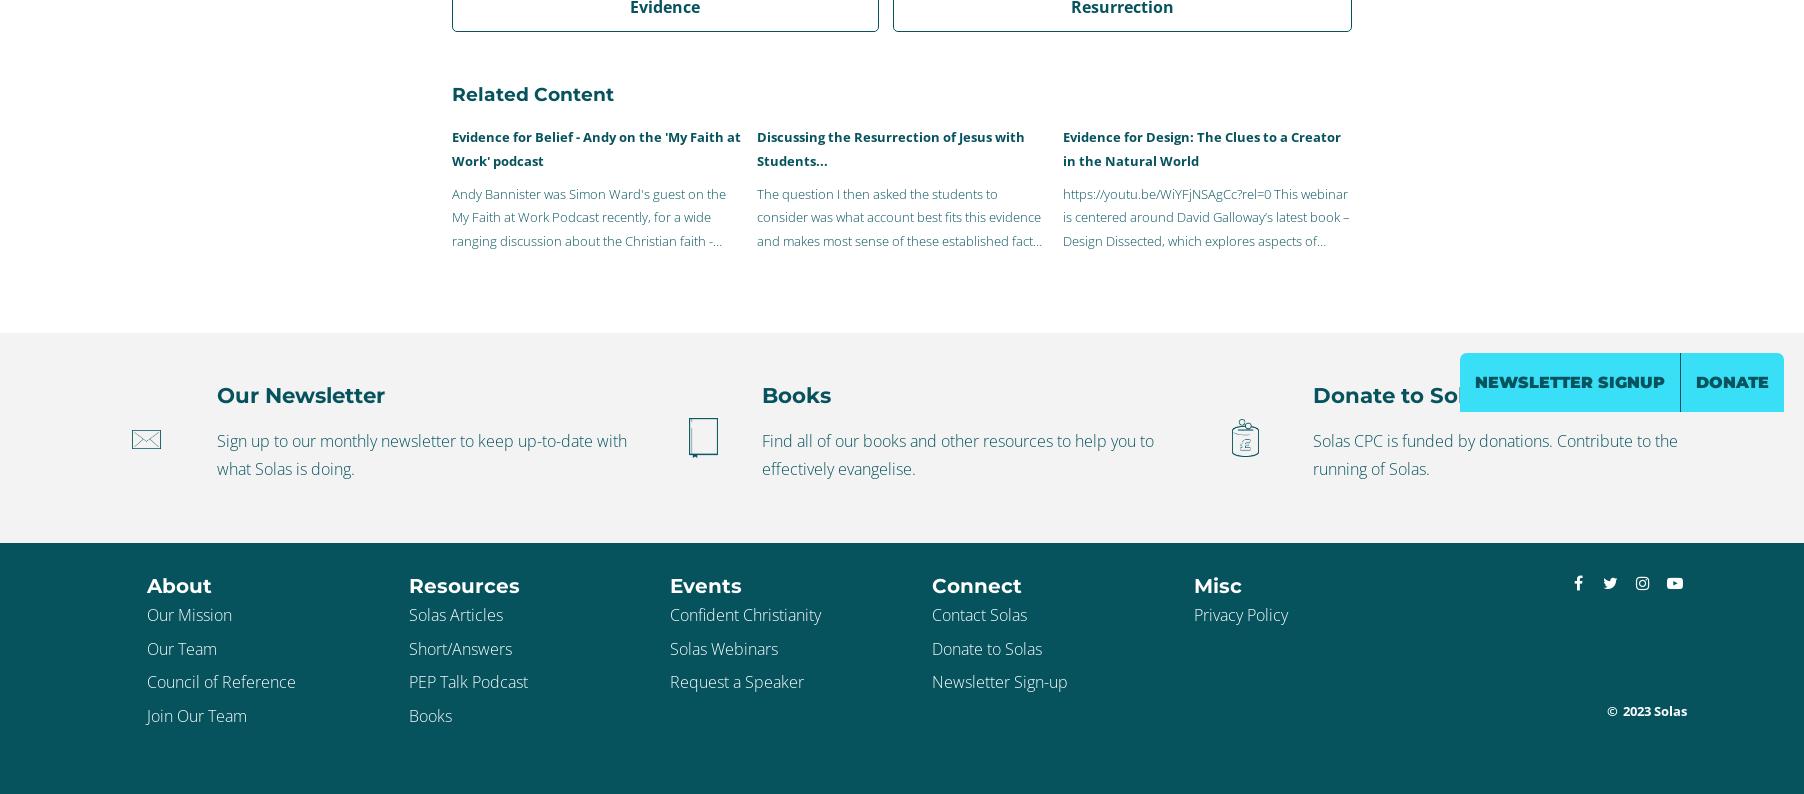 The width and height of the screenshot is (1804, 794). I want to click on 'Newsletter Signup', so click(1569, 382).